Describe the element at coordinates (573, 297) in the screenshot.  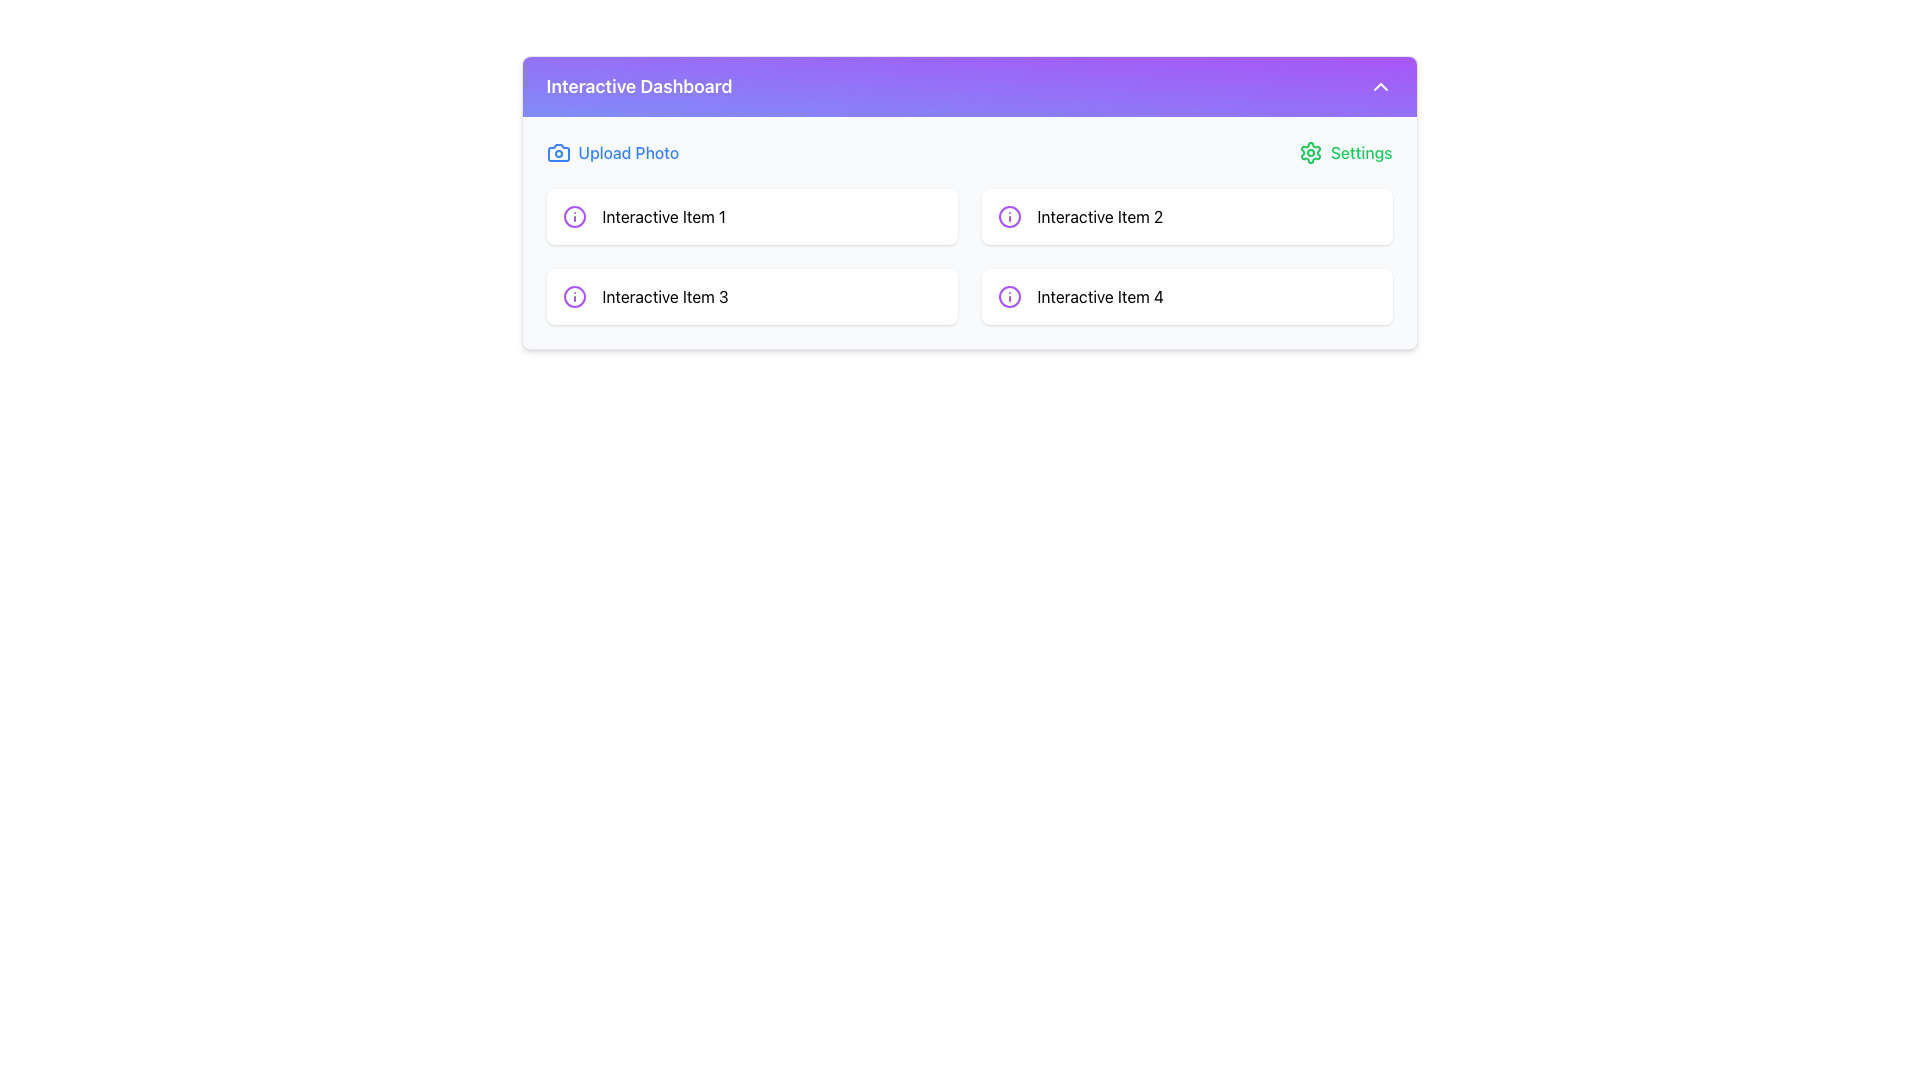
I see `the circular icon with a purple outline located to the left of the text 'Interactive Item 3' in the interactive dashboard` at that location.